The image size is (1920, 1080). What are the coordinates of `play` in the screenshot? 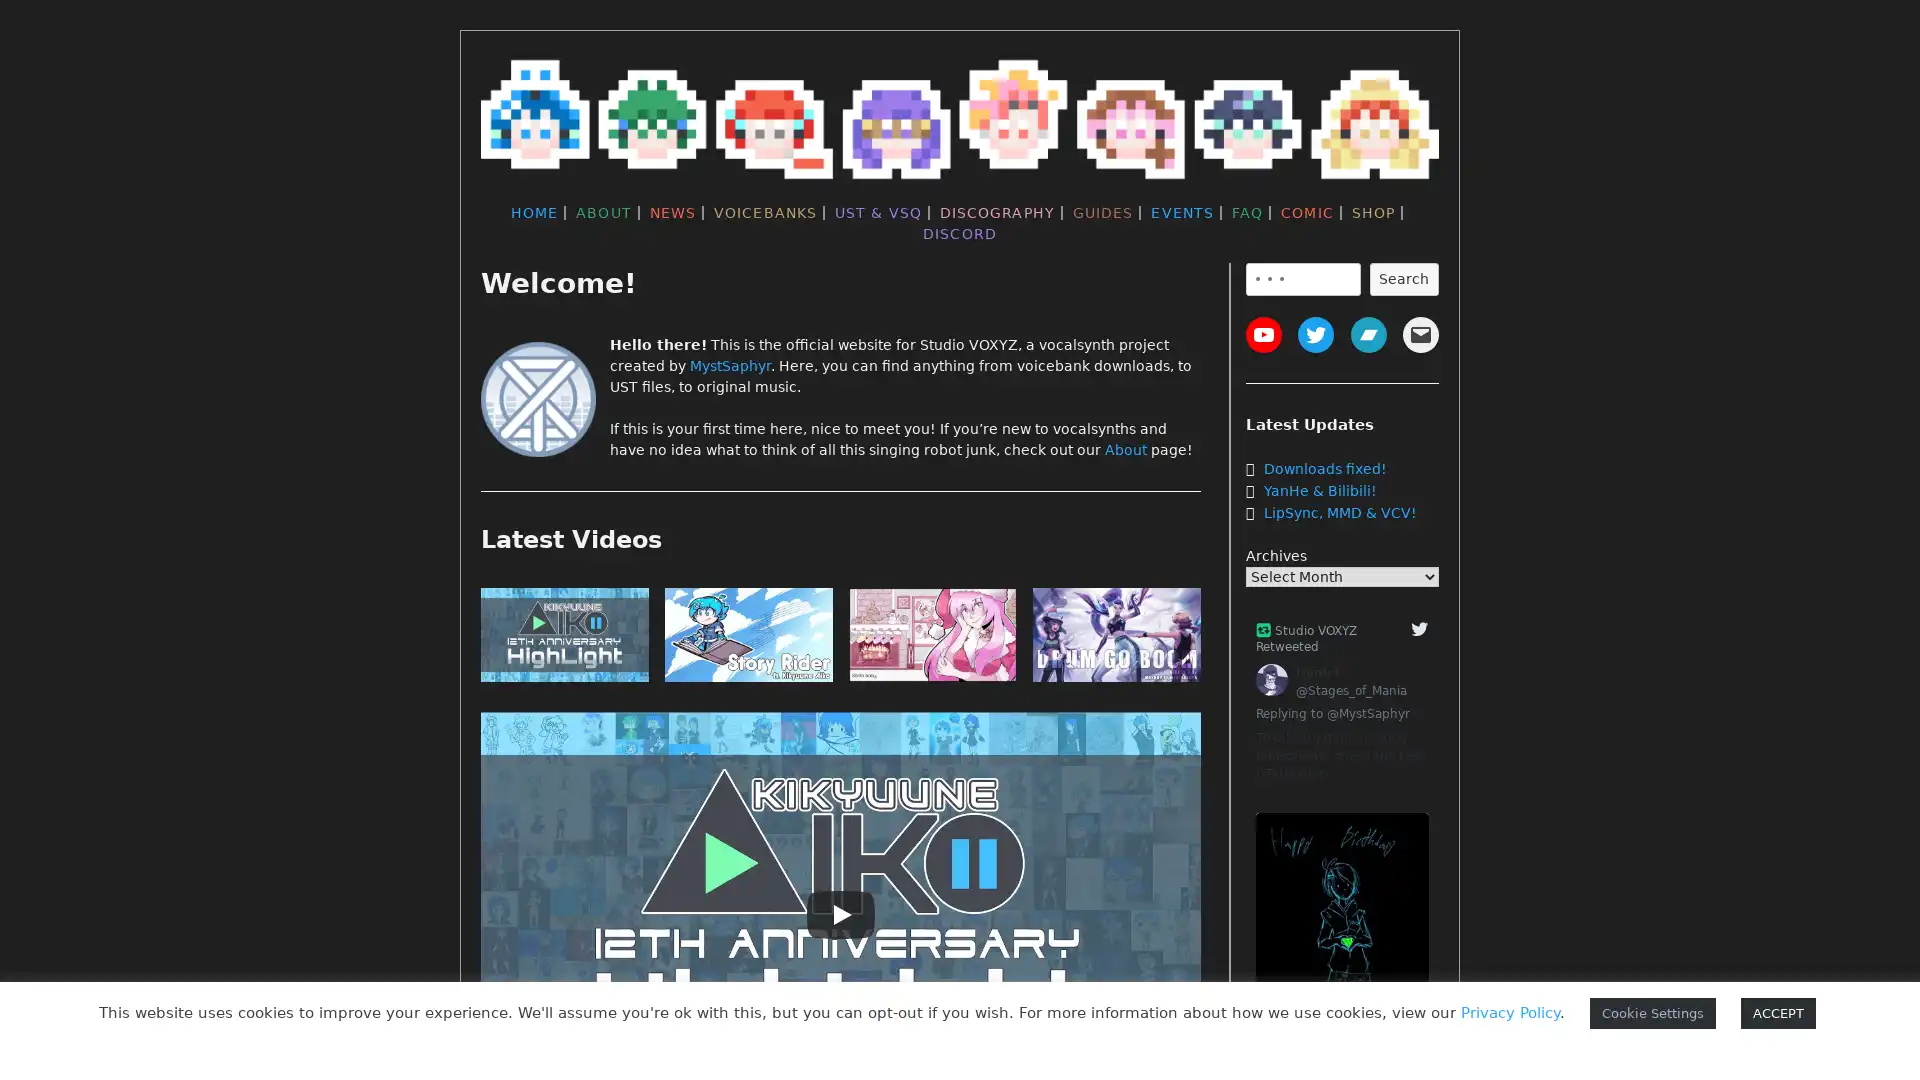 It's located at (564, 639).